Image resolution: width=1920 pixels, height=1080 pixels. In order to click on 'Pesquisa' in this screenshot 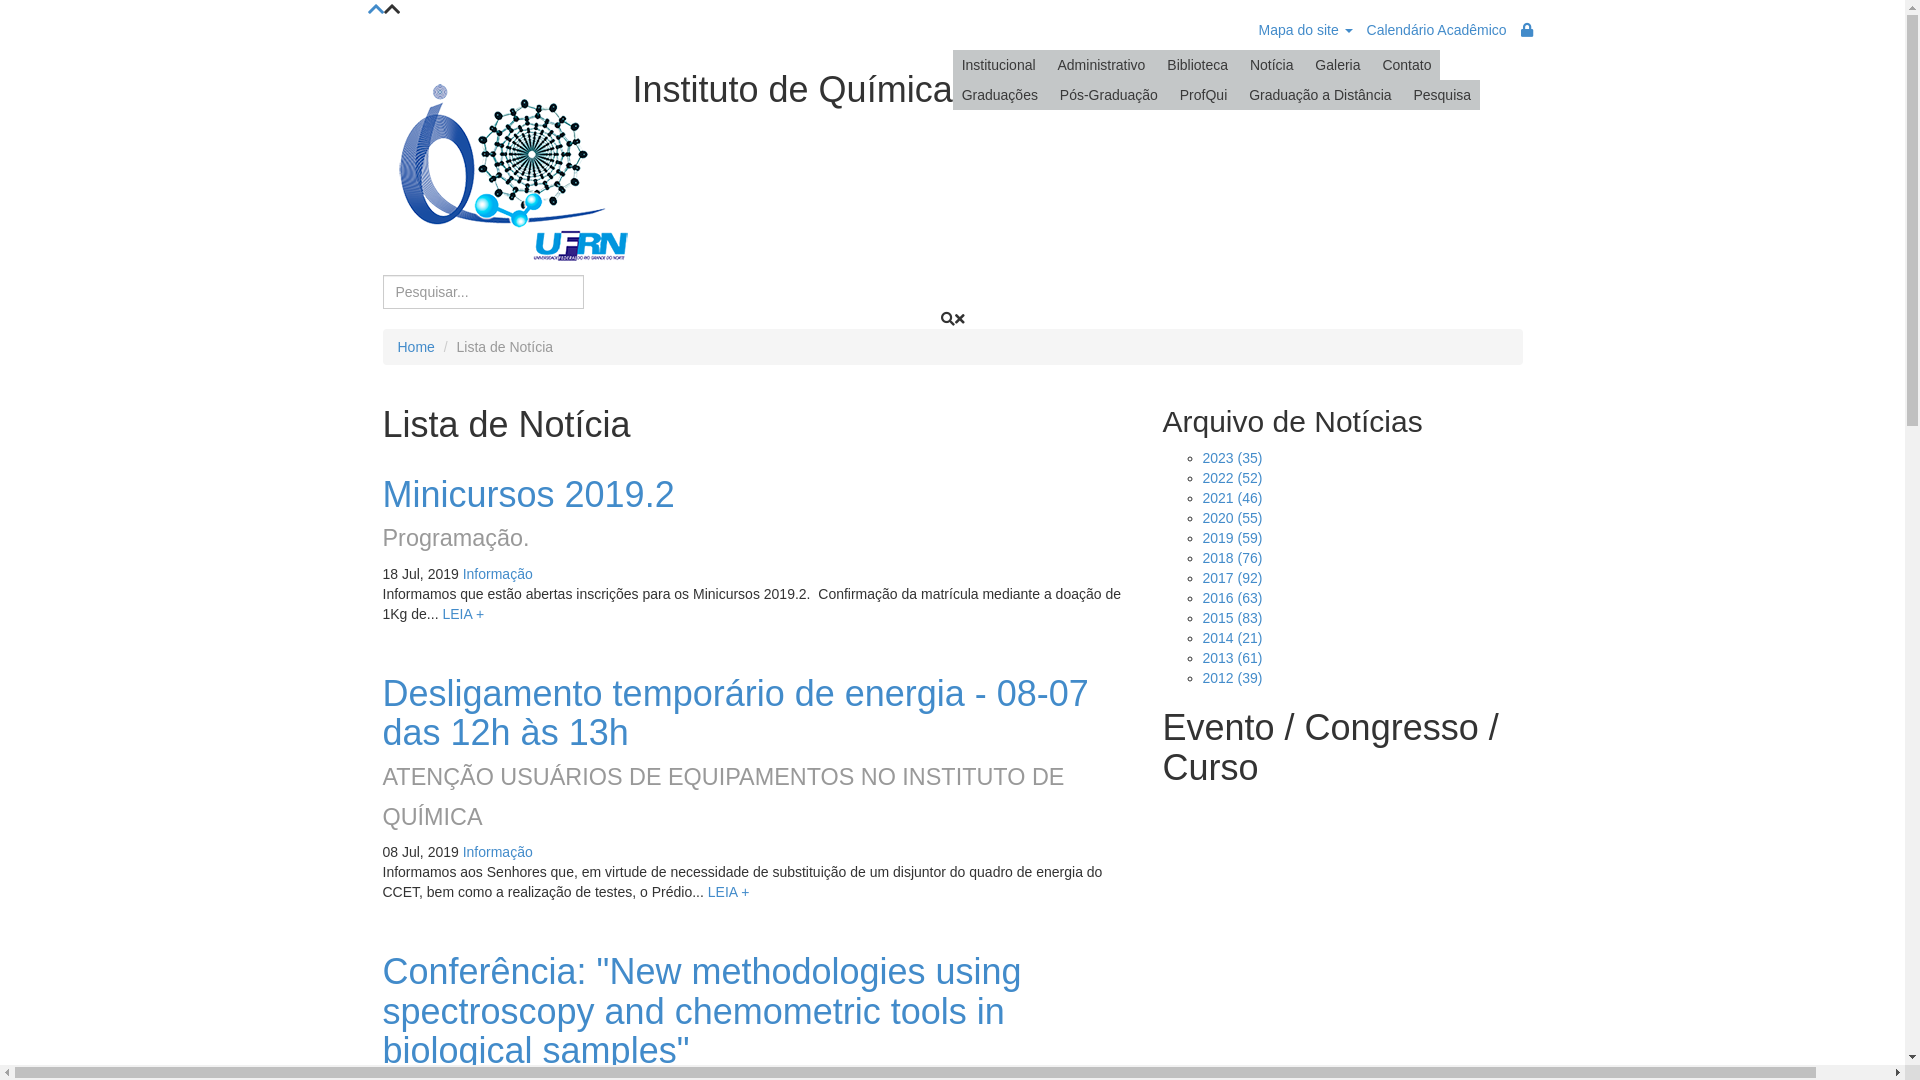, I will do `click(1402, 95)`.